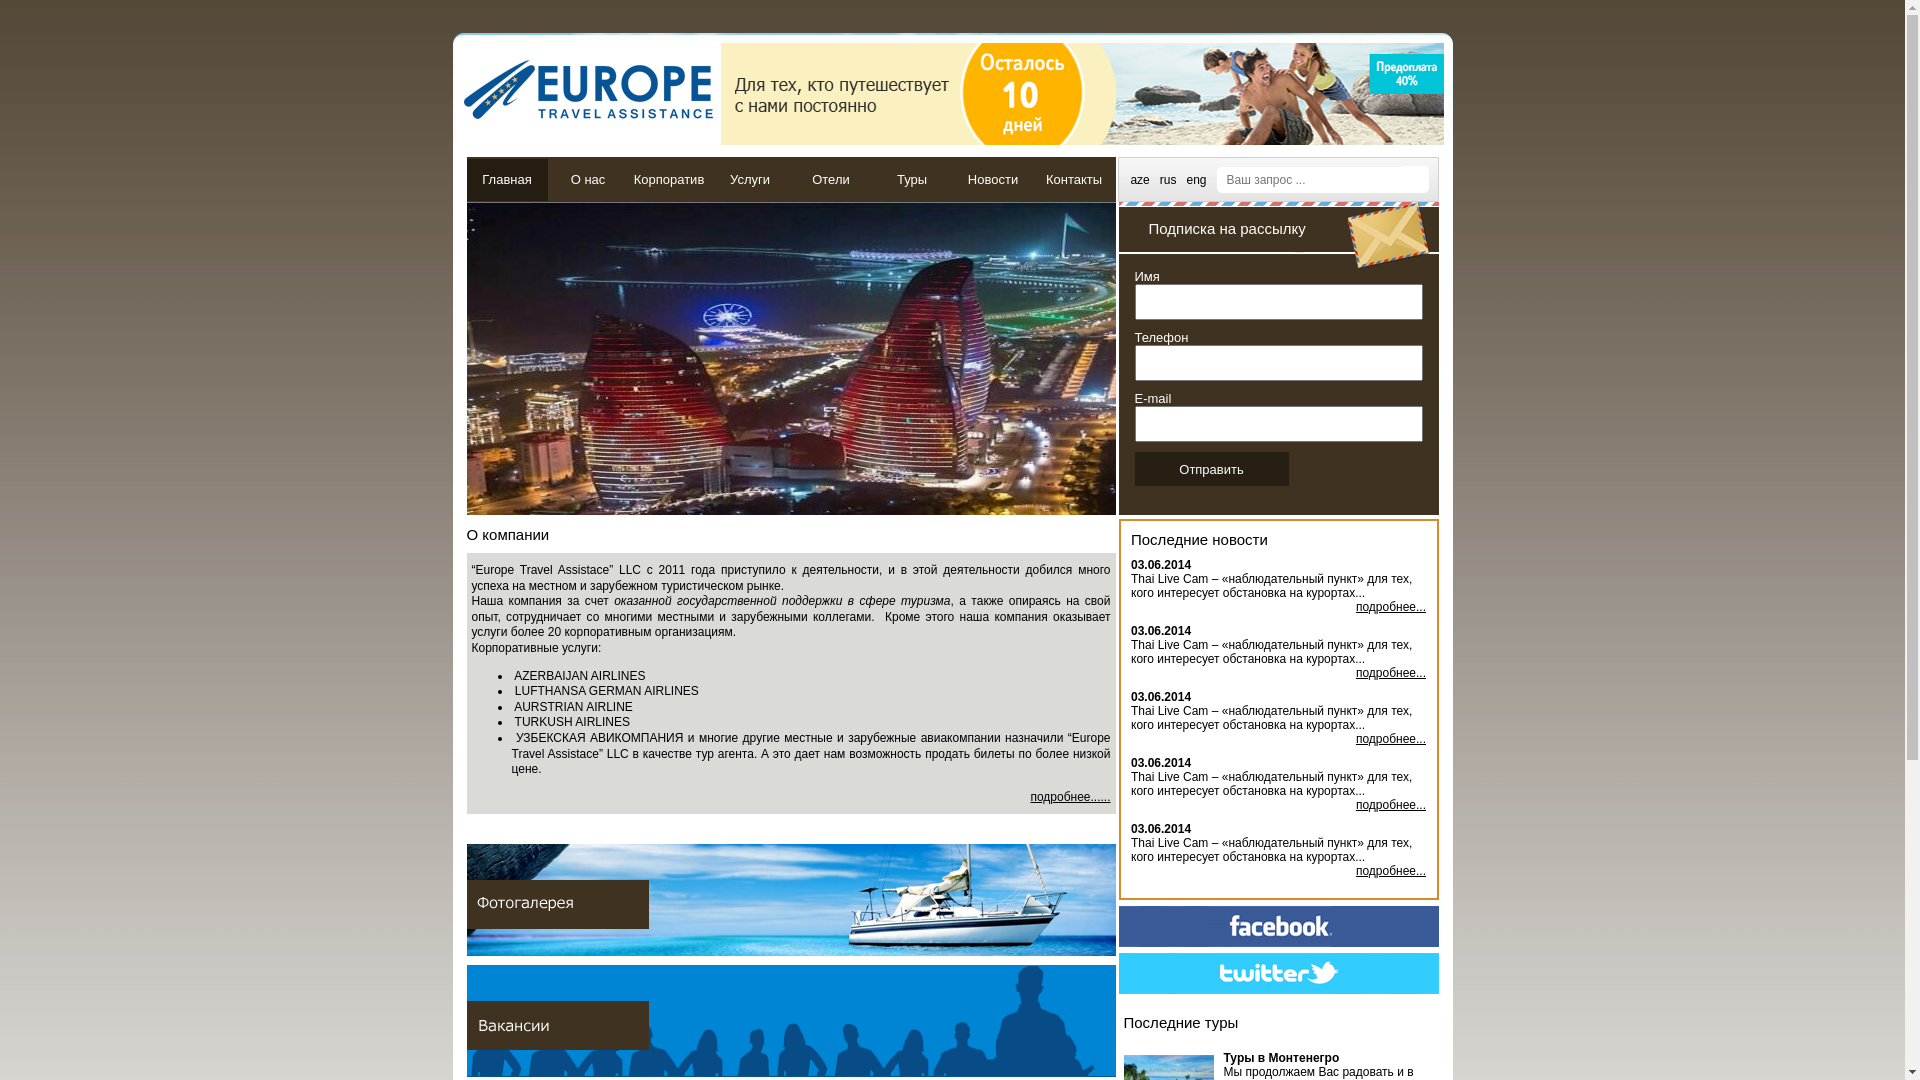  I want to click on 'eng', so click(1195, 177).